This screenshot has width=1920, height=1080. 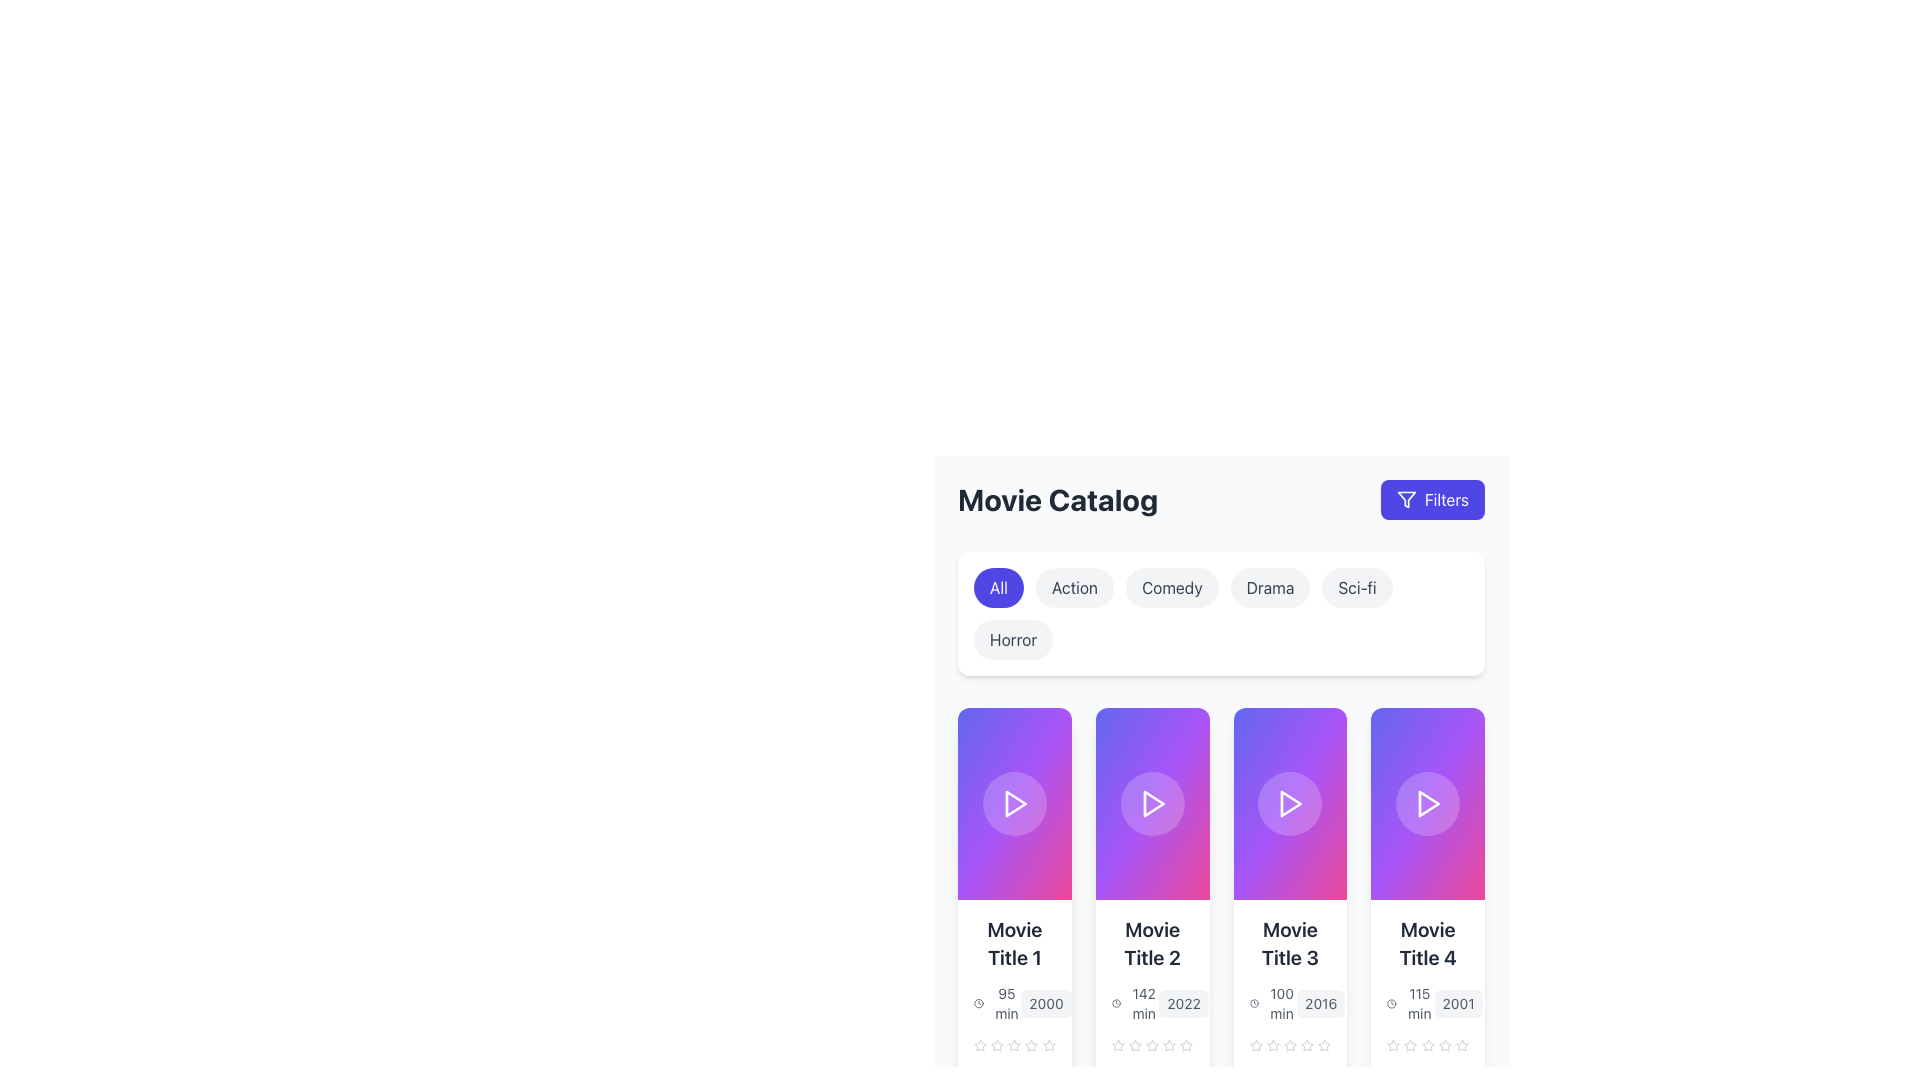 I want to click on the information displayed in the label '142 min 2022' which is part of the second movie card titled 'Movie Title 2', so click(x=1152, y=1003).